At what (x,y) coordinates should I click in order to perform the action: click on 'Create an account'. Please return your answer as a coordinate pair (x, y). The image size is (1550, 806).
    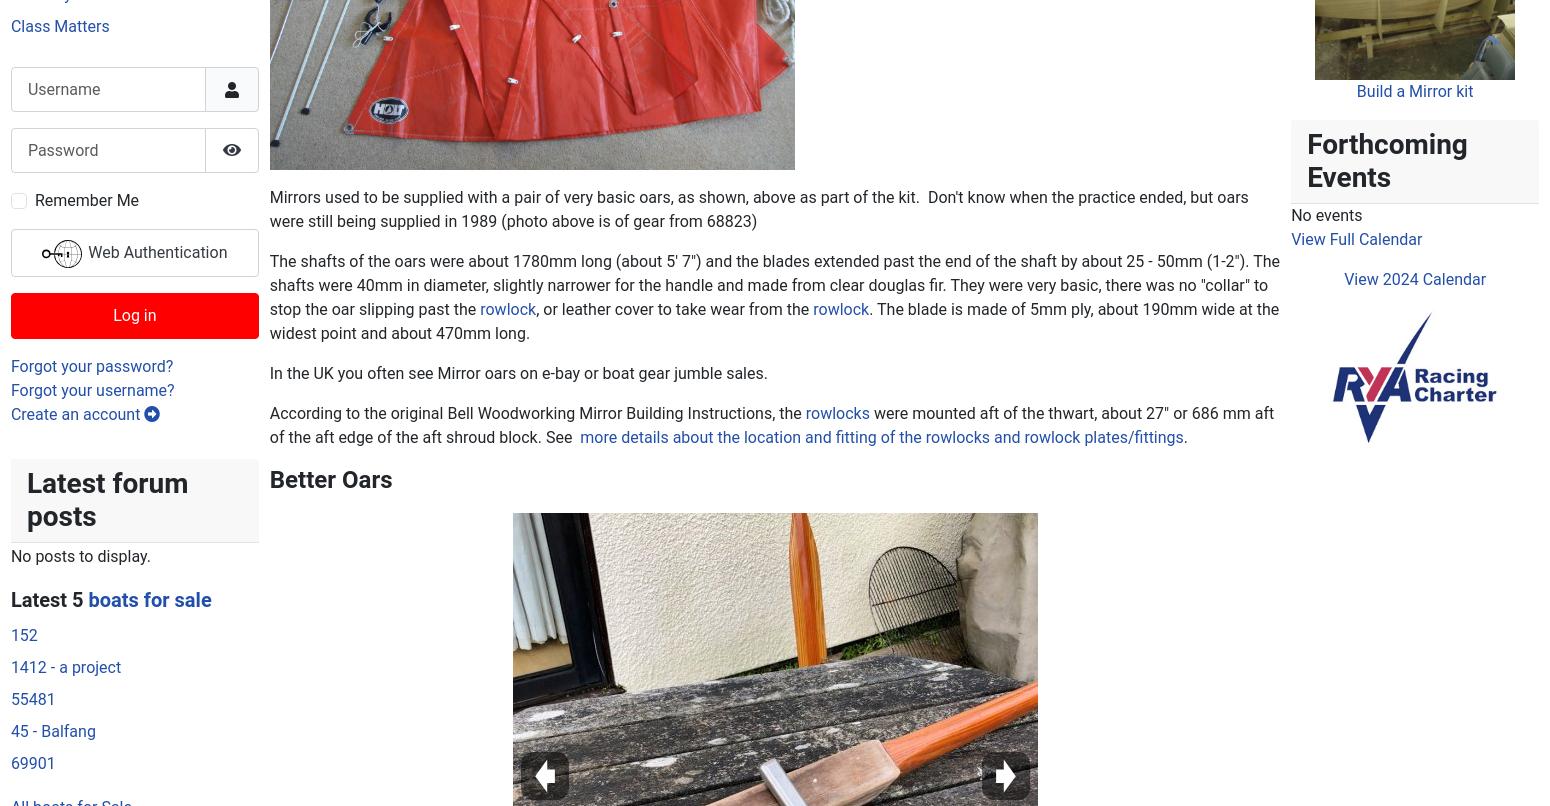
    Looking at the image, I should click on (76, 26).